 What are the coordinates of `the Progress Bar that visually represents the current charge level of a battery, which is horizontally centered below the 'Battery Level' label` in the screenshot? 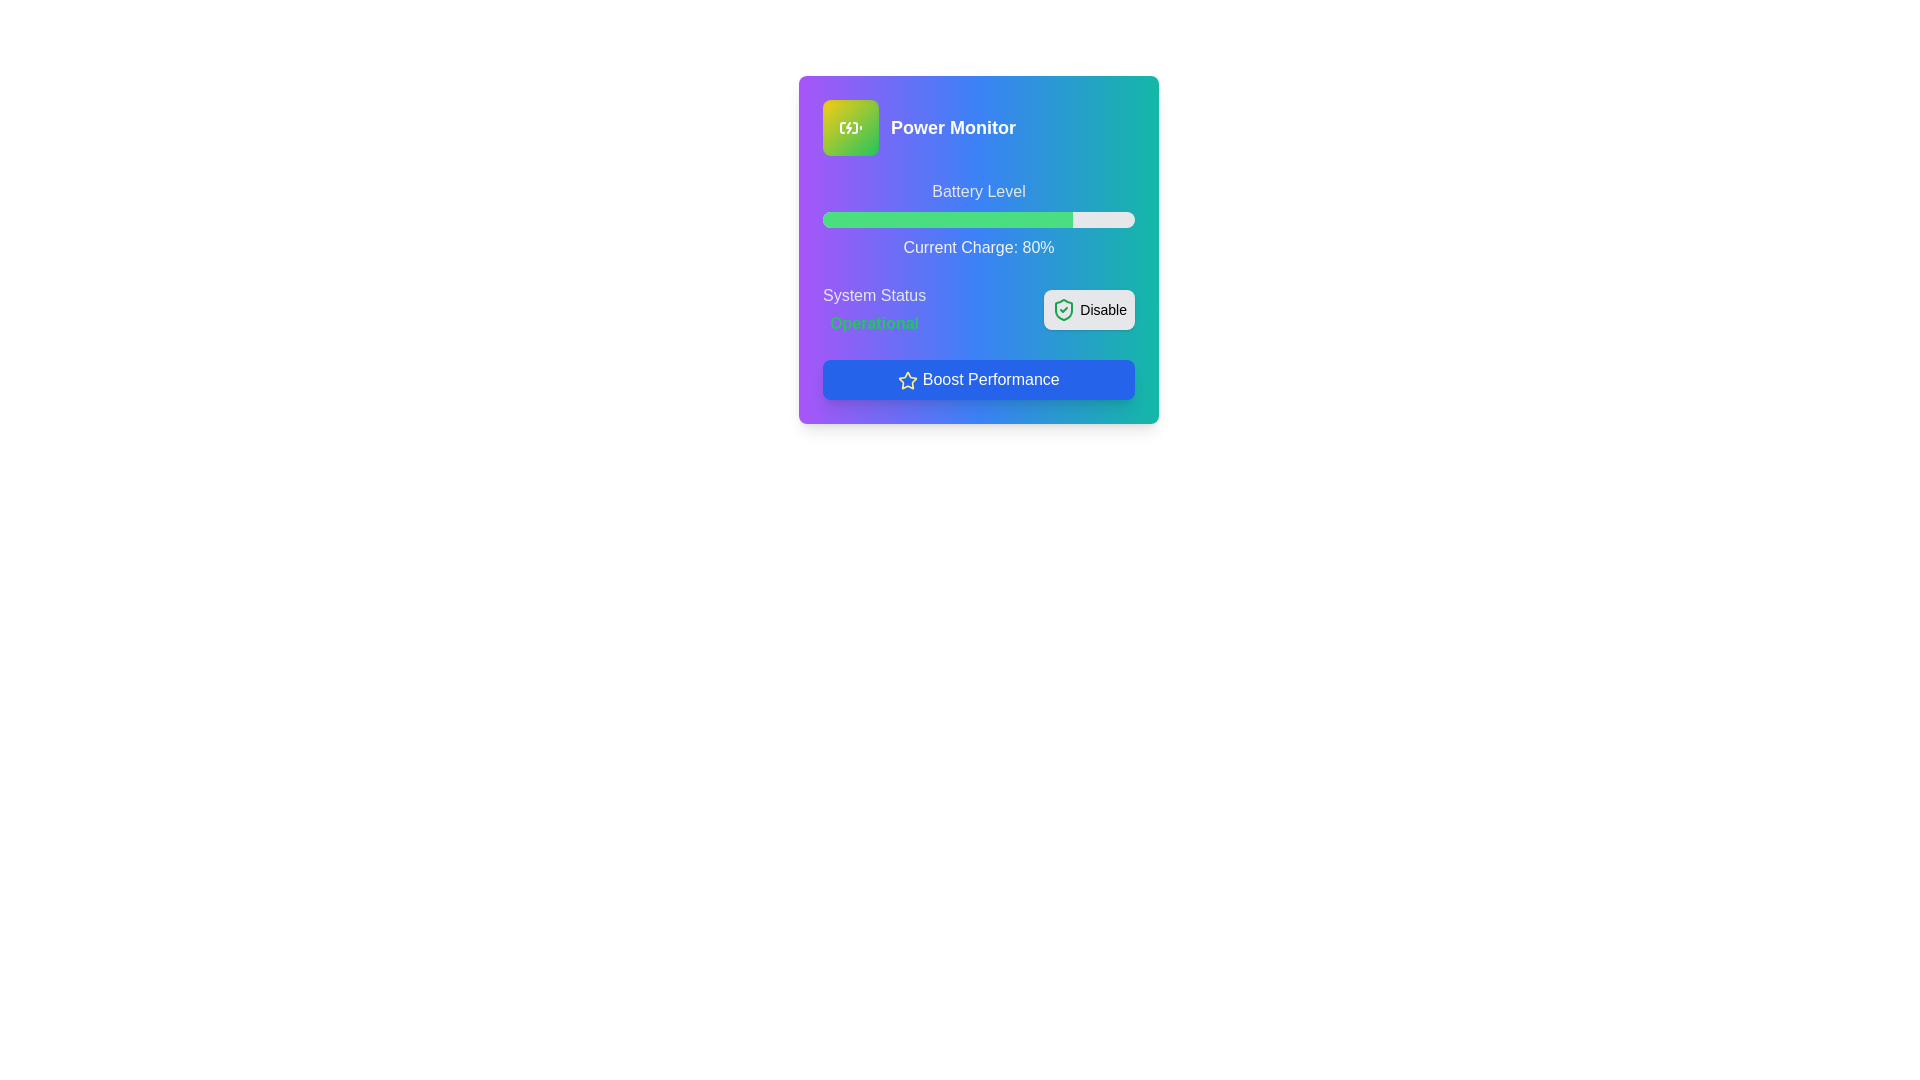 It's located at (946, 219).